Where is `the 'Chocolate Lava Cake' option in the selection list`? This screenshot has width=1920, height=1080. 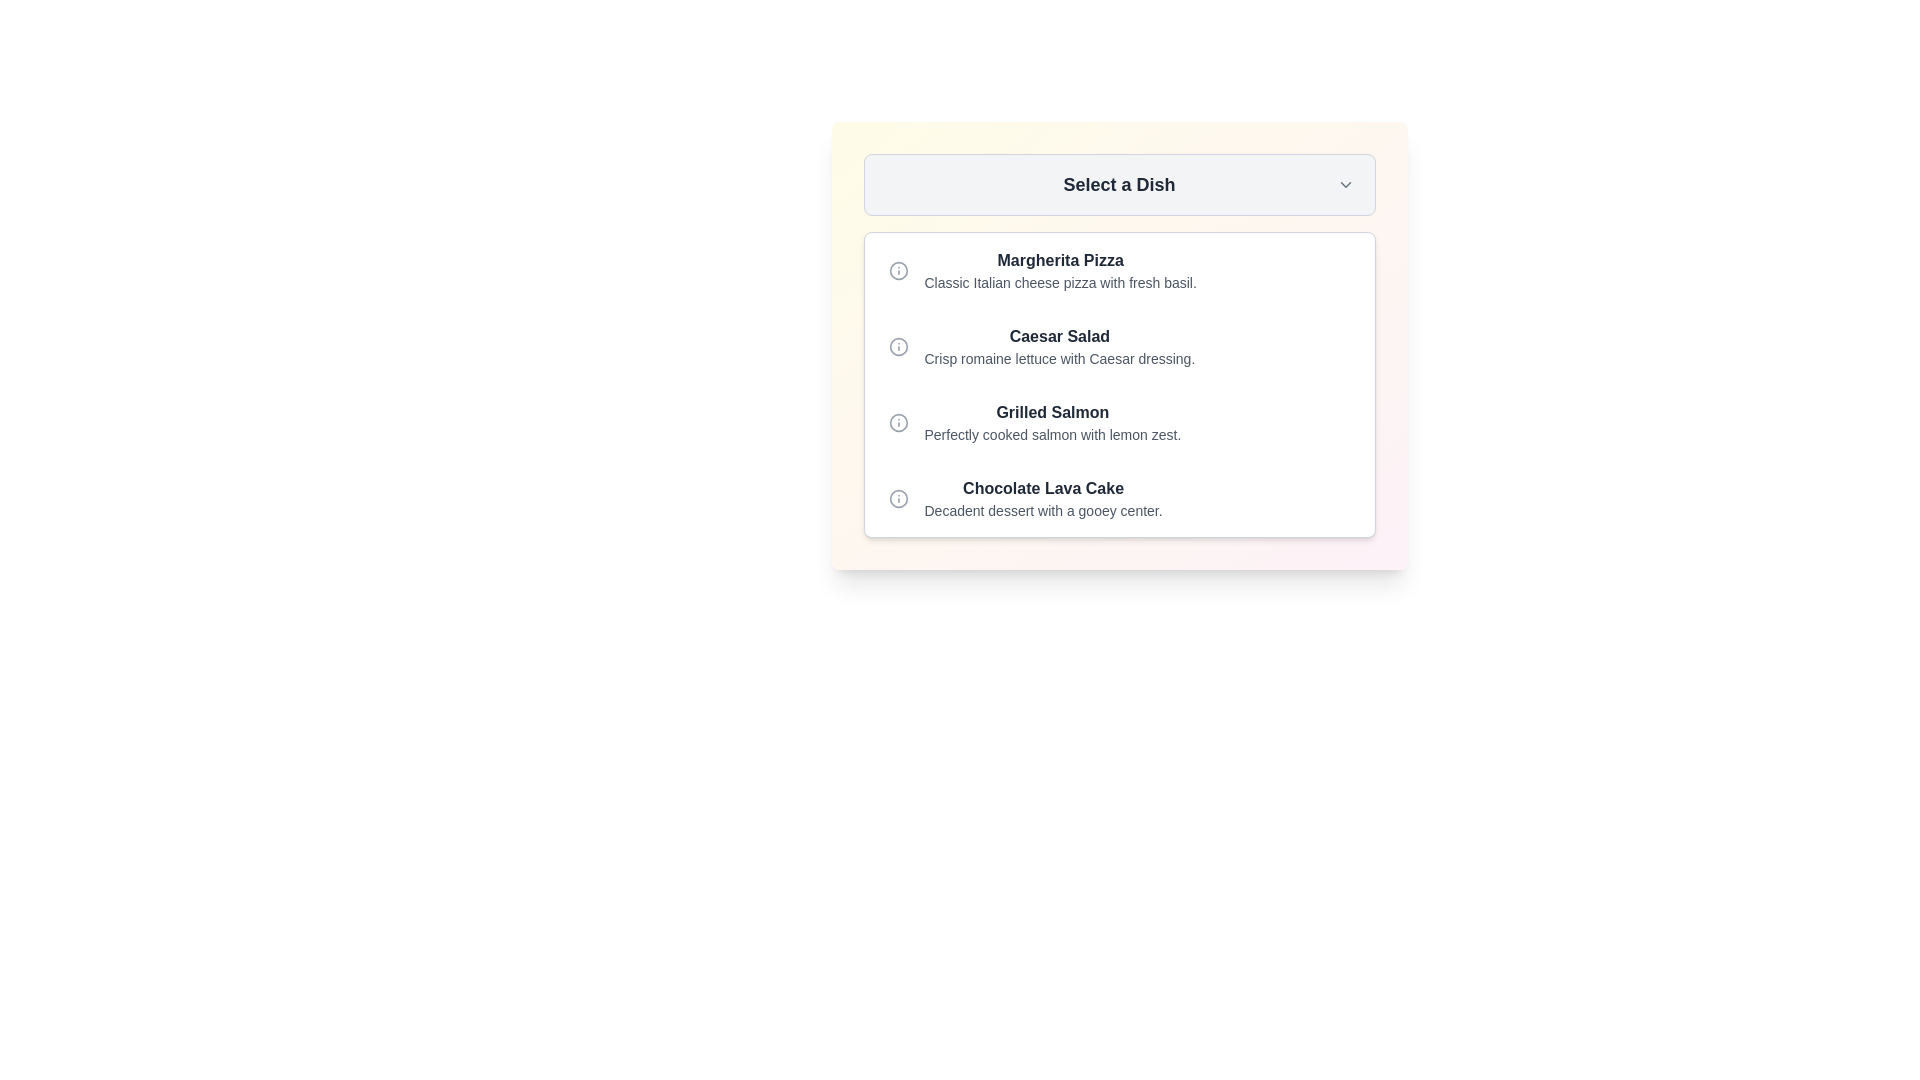 the 'Chocolate Lava Cake' option in the selection list is located at coordinates (1118, 497).